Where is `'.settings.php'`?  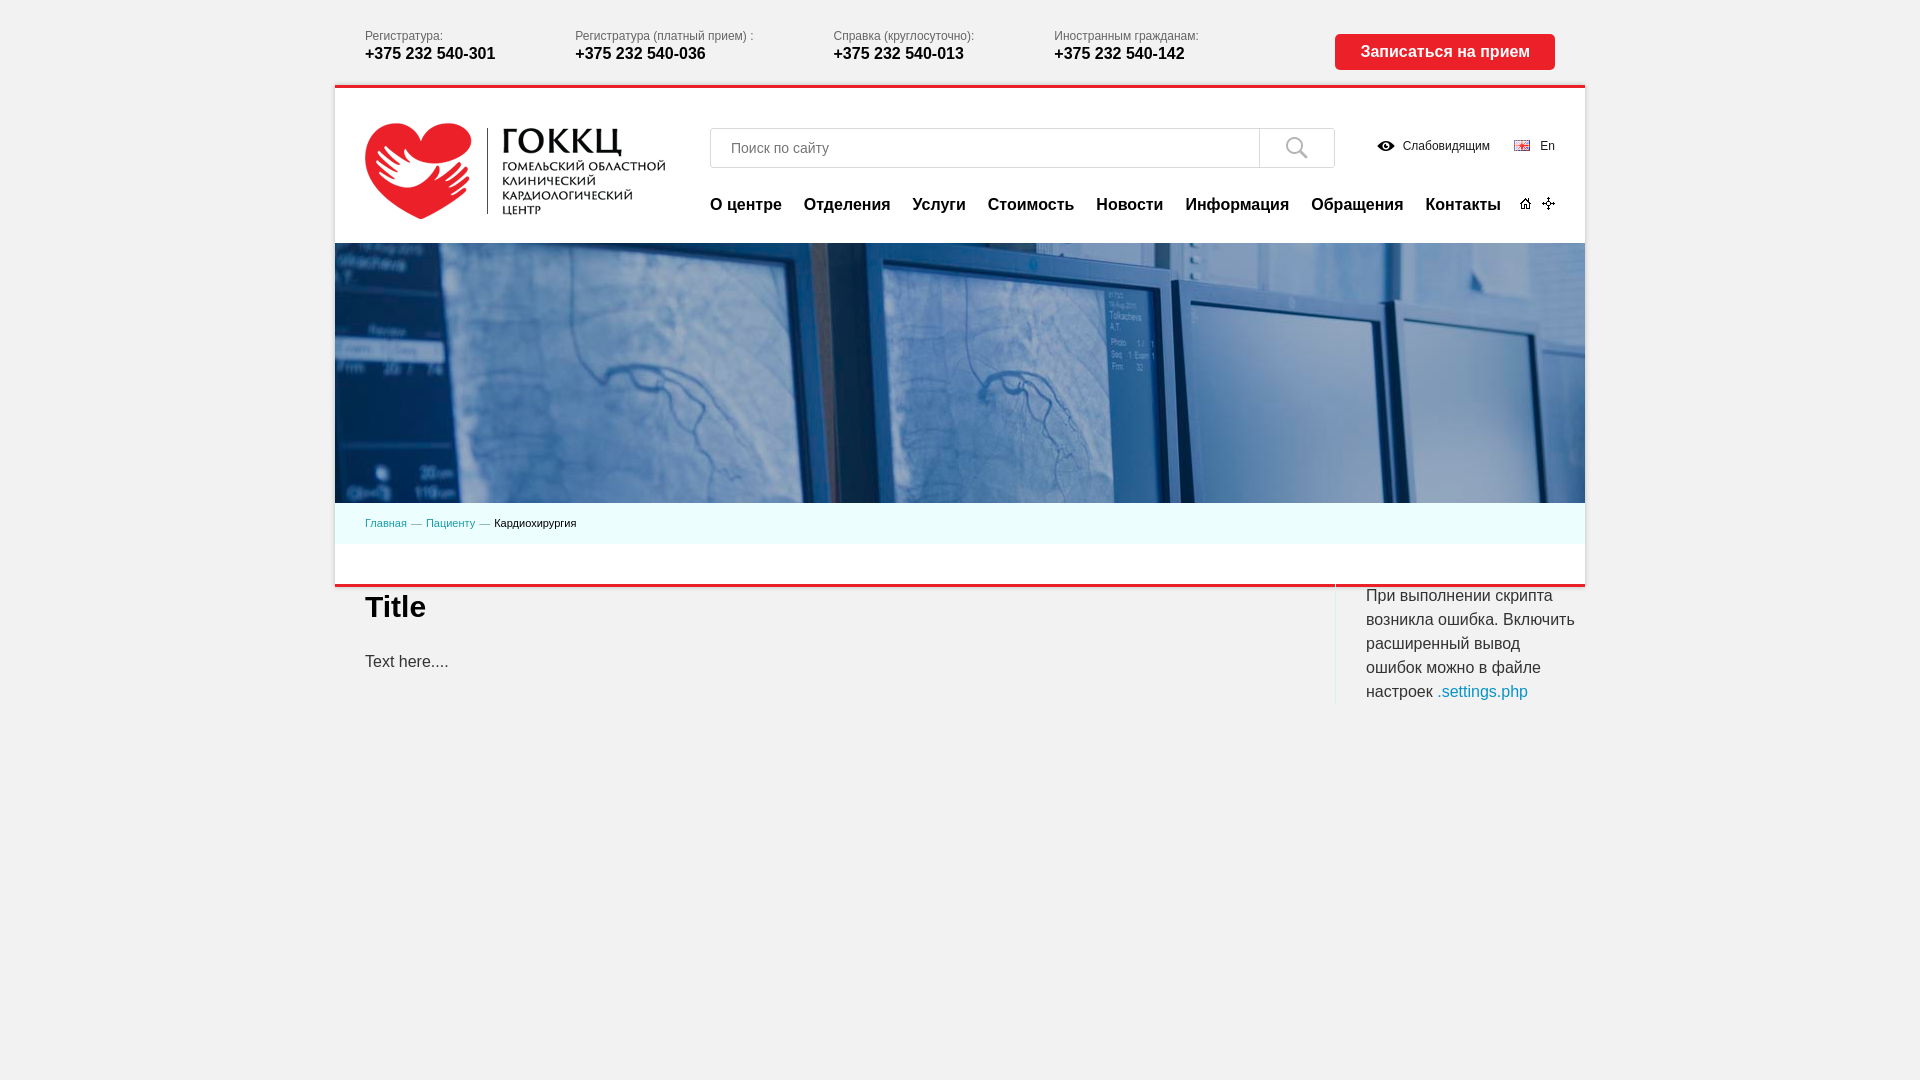 '.settings.php' is located at coordinates (1482, 690).